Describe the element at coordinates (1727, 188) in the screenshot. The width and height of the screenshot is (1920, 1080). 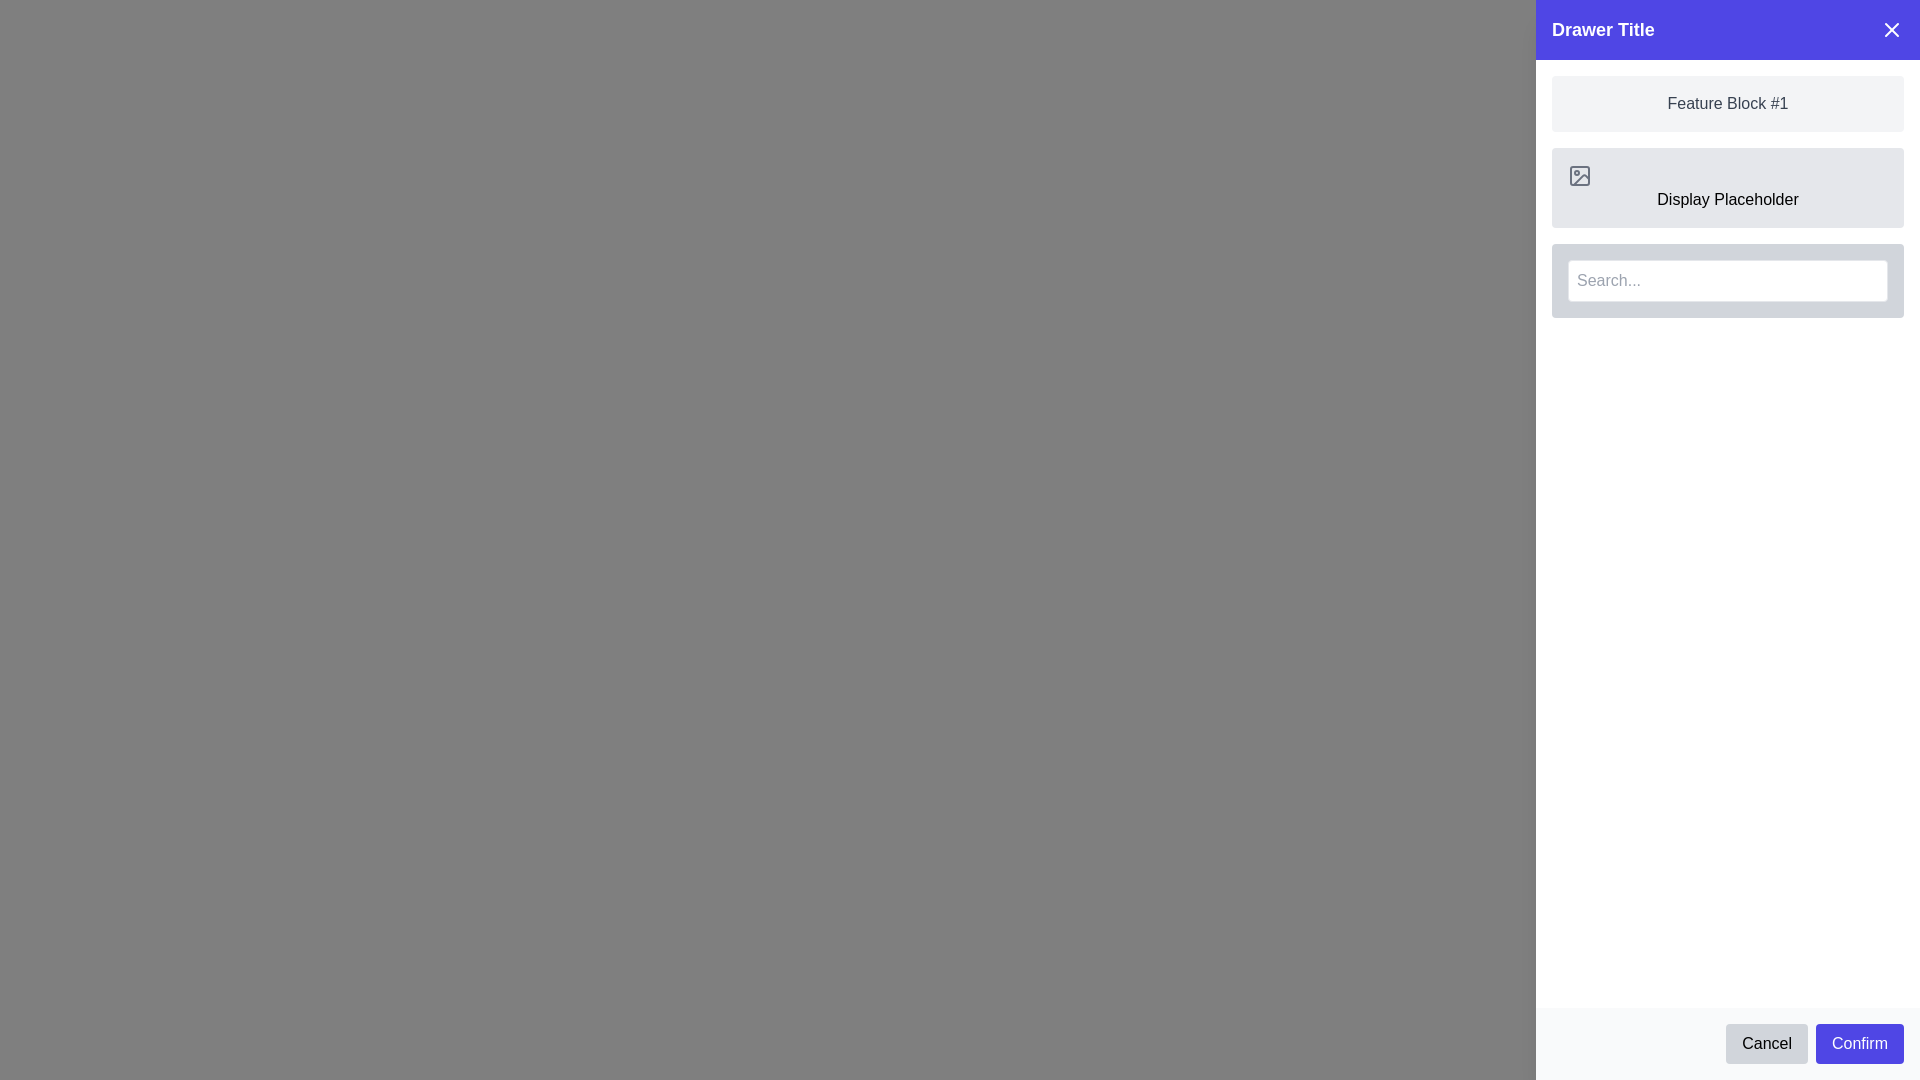
I see `placeholder text from the Display block located below 'Feature Block #1' and above the search input field` at that location.